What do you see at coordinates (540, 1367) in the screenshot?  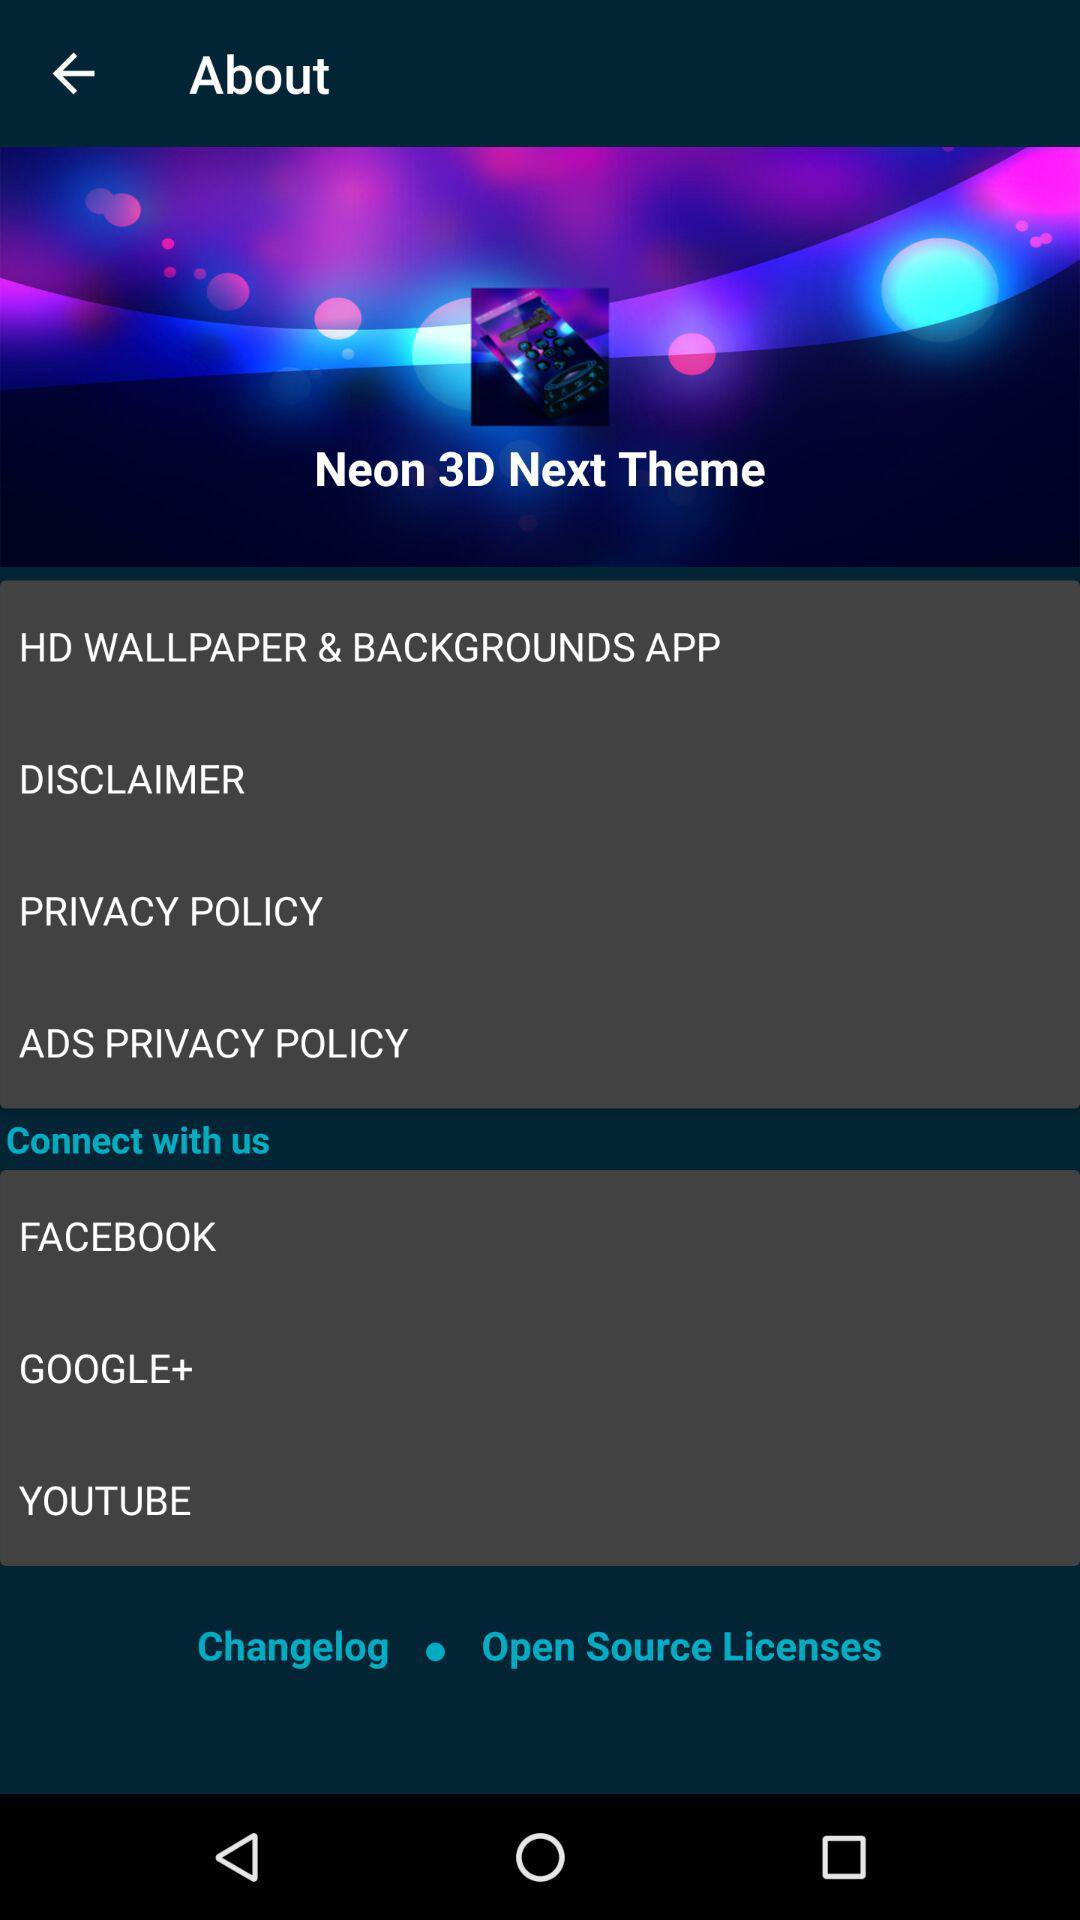 I see `icon above the youtube icon` at bounding box center [540, 1367].